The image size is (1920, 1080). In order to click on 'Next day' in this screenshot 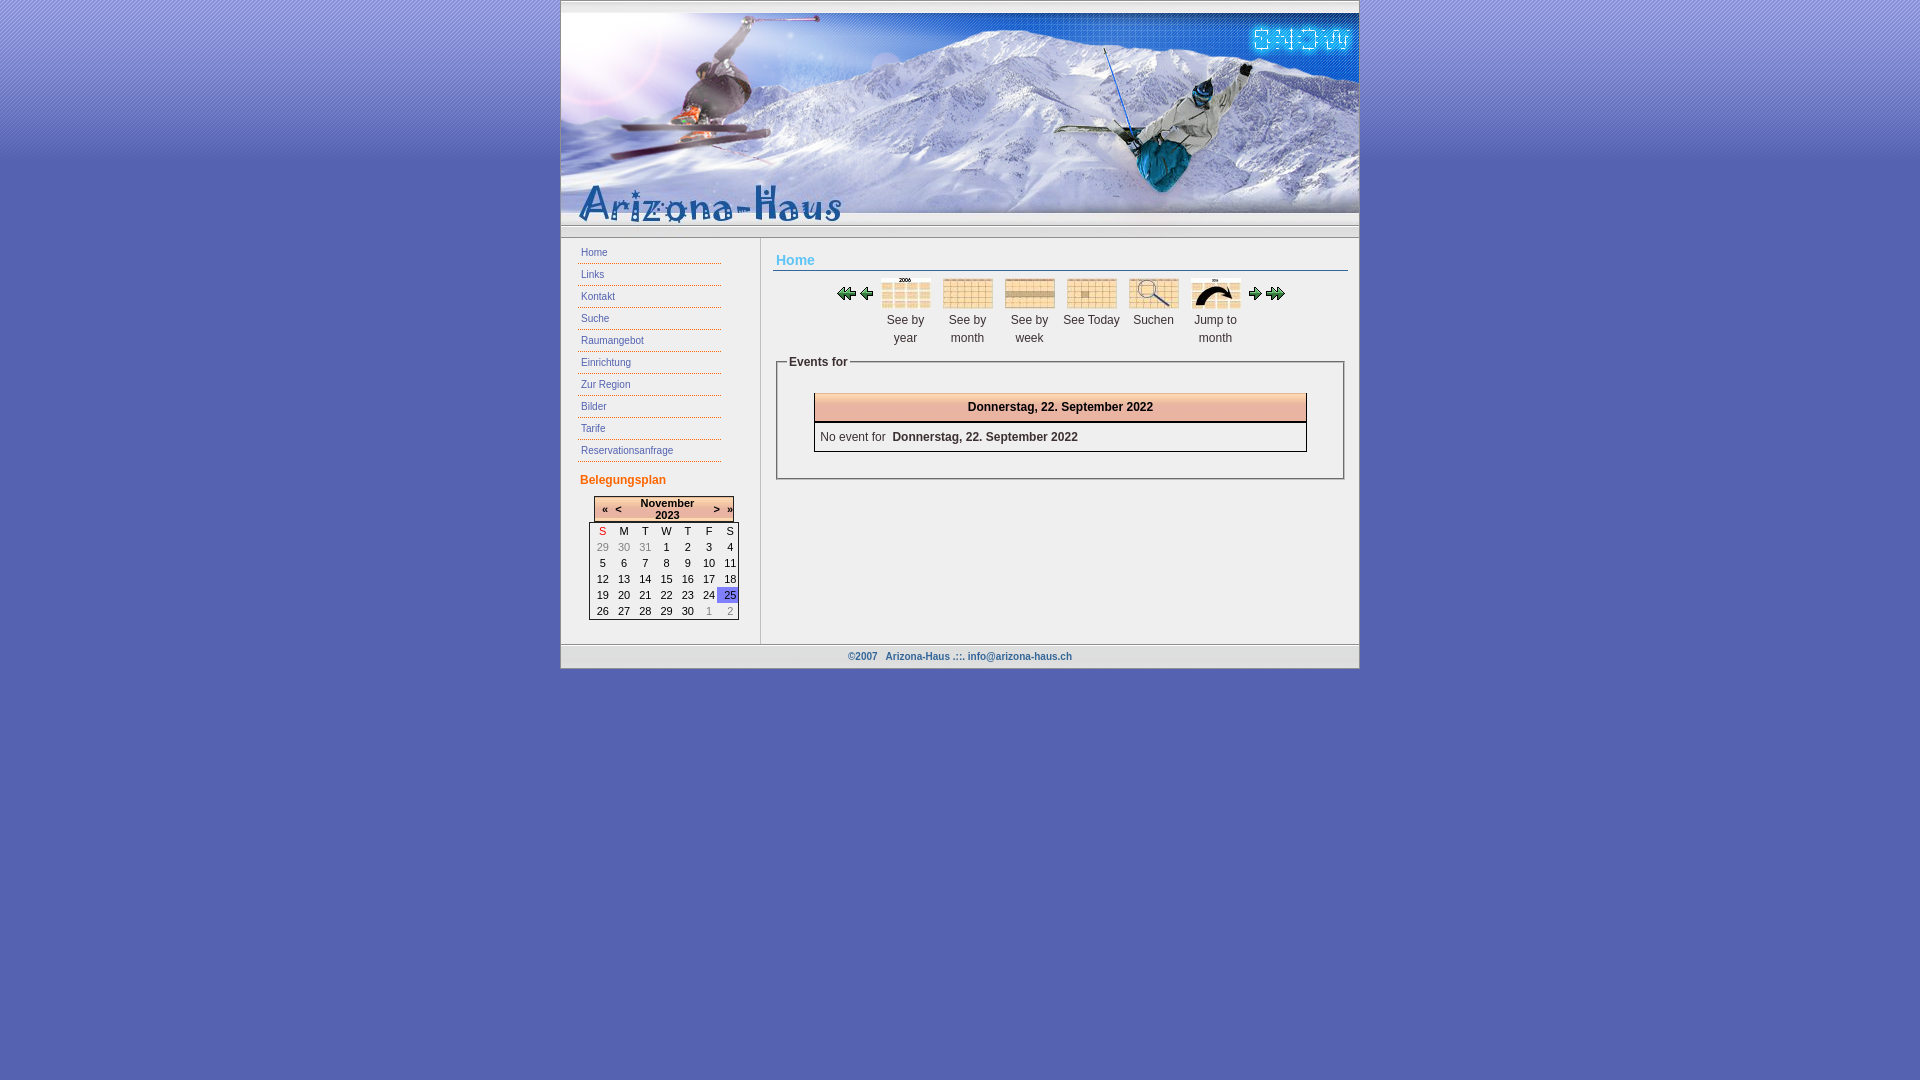, I will do `click(1247, 296)`.